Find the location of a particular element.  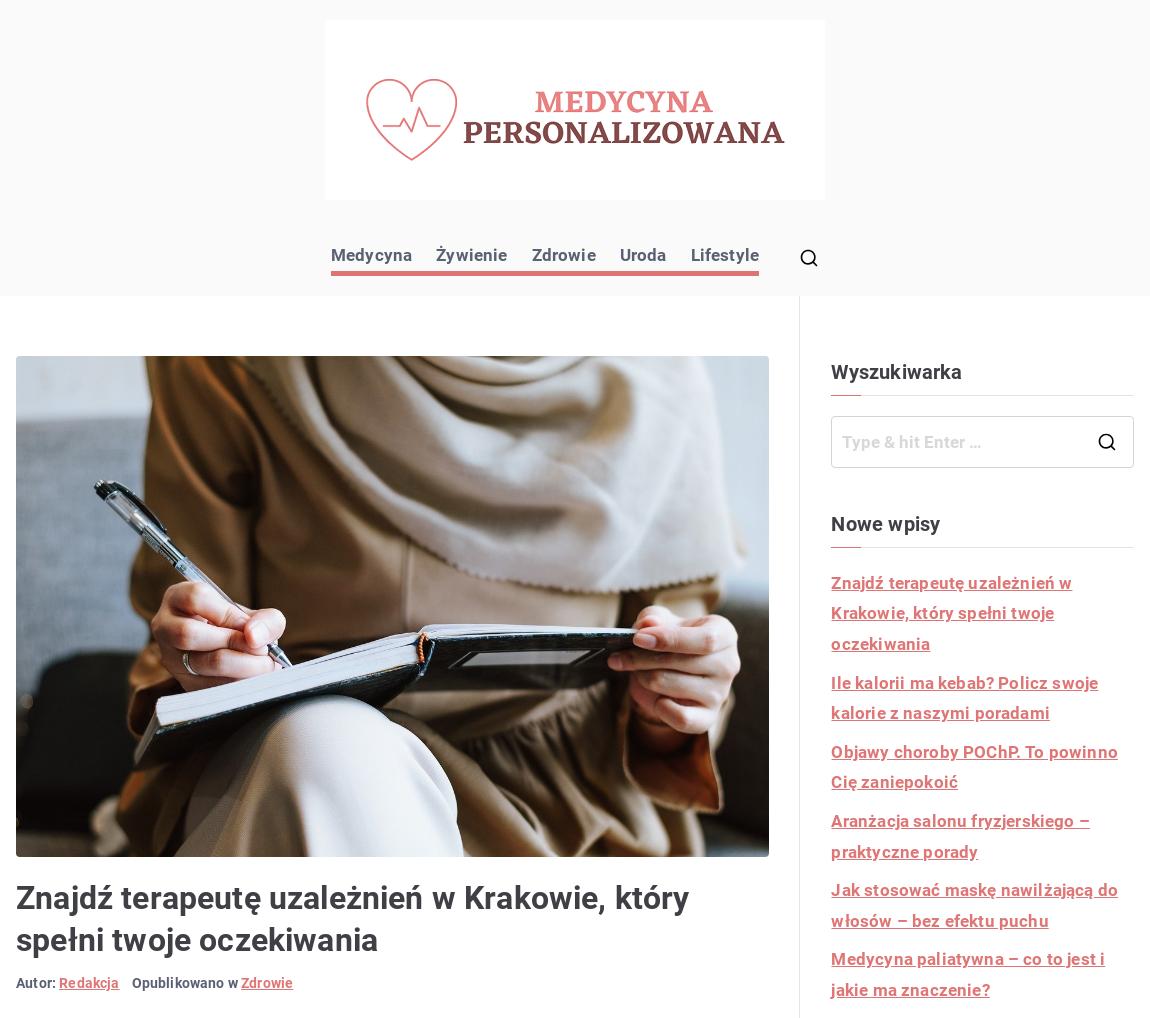

'Nowe wpisy' is located at coordinates (829, 522).